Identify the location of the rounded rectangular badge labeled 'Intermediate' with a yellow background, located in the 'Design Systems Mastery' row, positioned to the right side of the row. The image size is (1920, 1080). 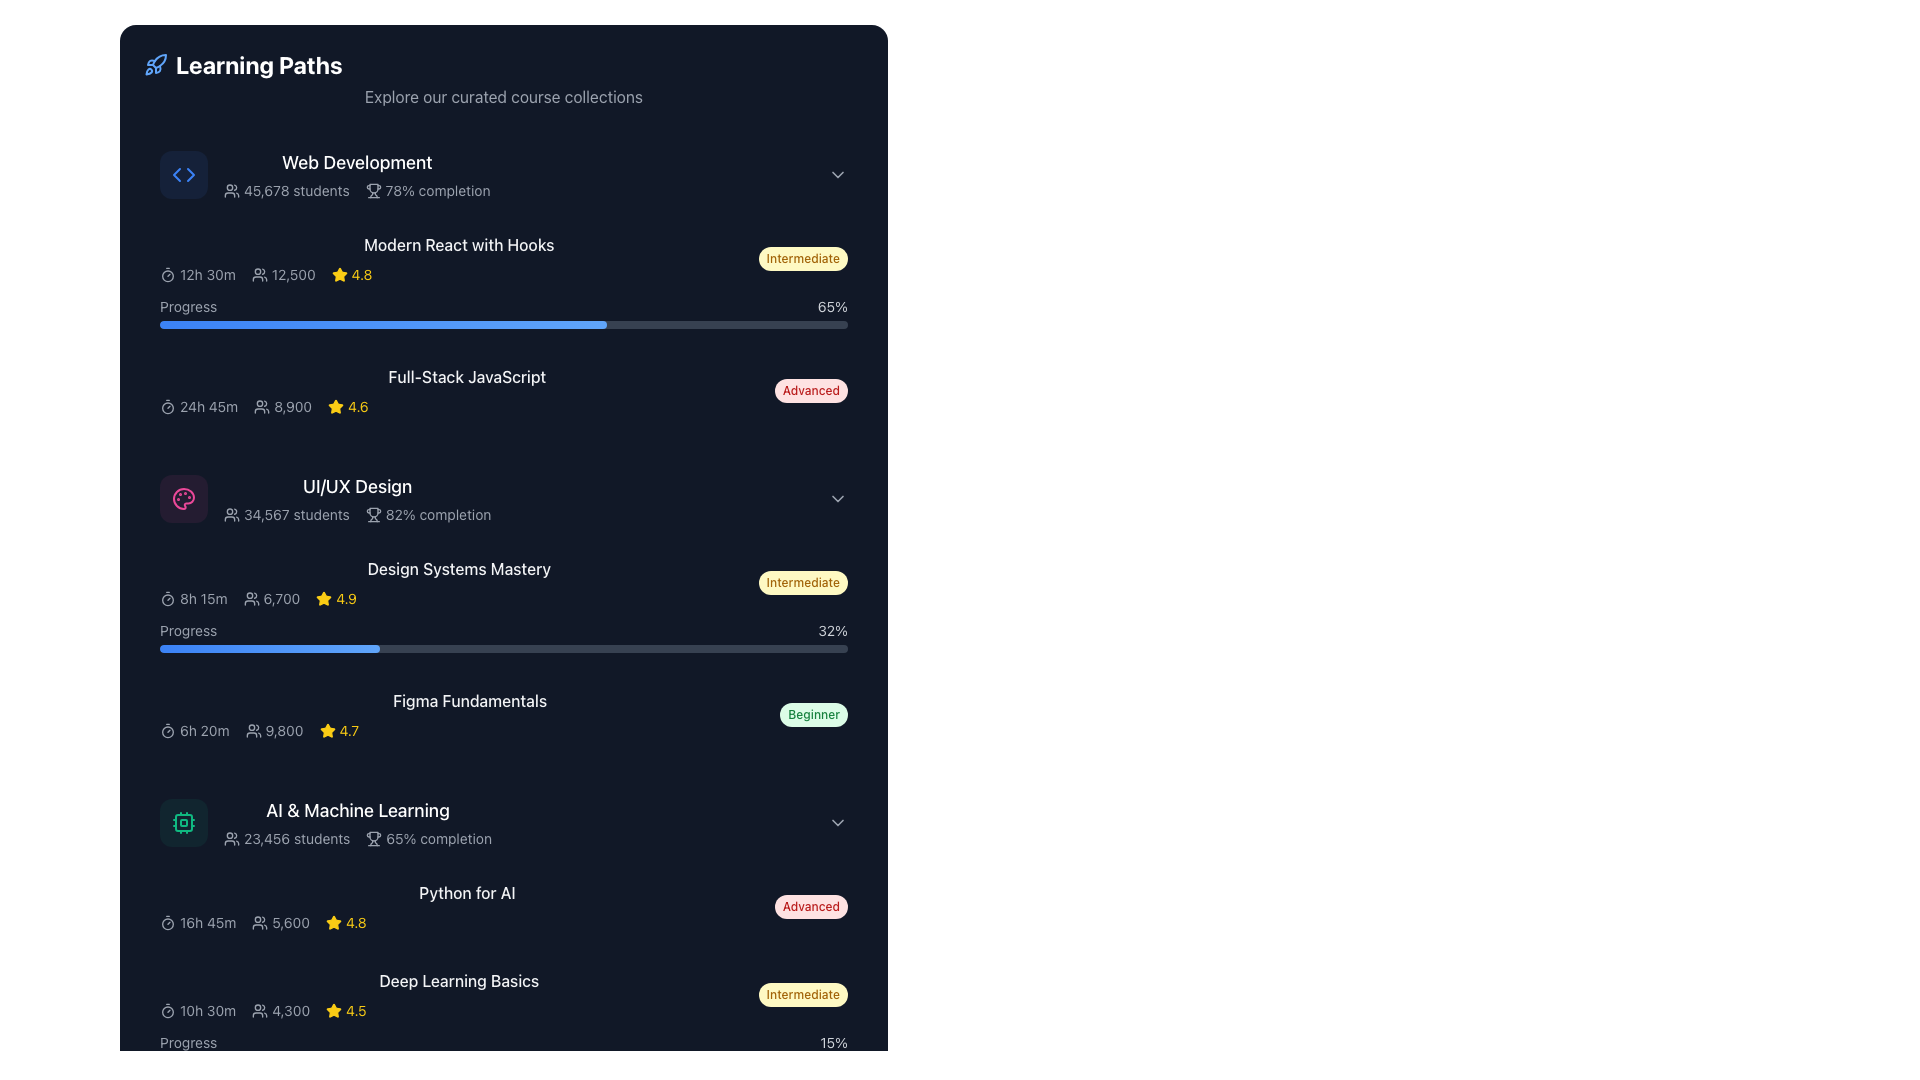
(803, 582).